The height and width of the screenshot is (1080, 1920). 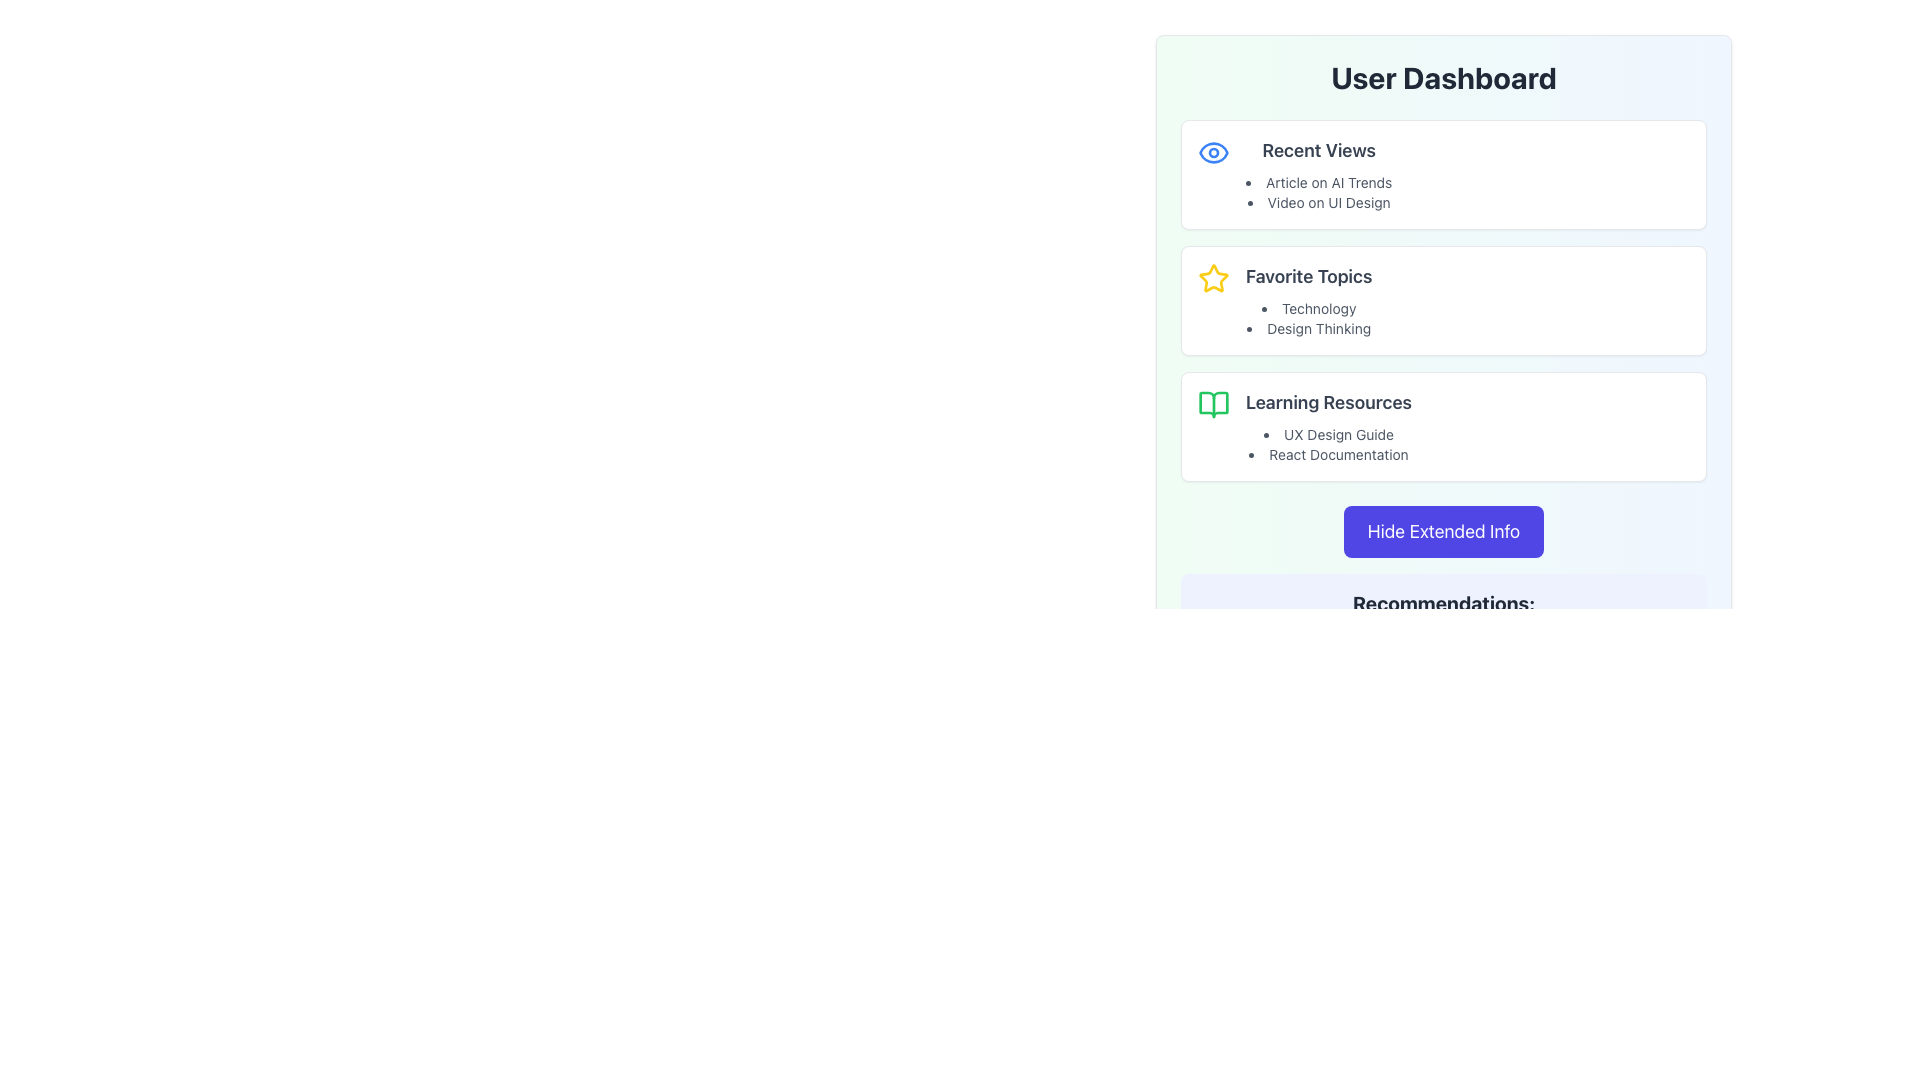 What do you see at coordinates (1213, 278) in the screenshot?
I see `the ornamental icon representing the 'Favorite Topics' section located to the left of the text 'Favorite Topics' in the 'User Dashboard' interface` at bounding box center [1213, 278].